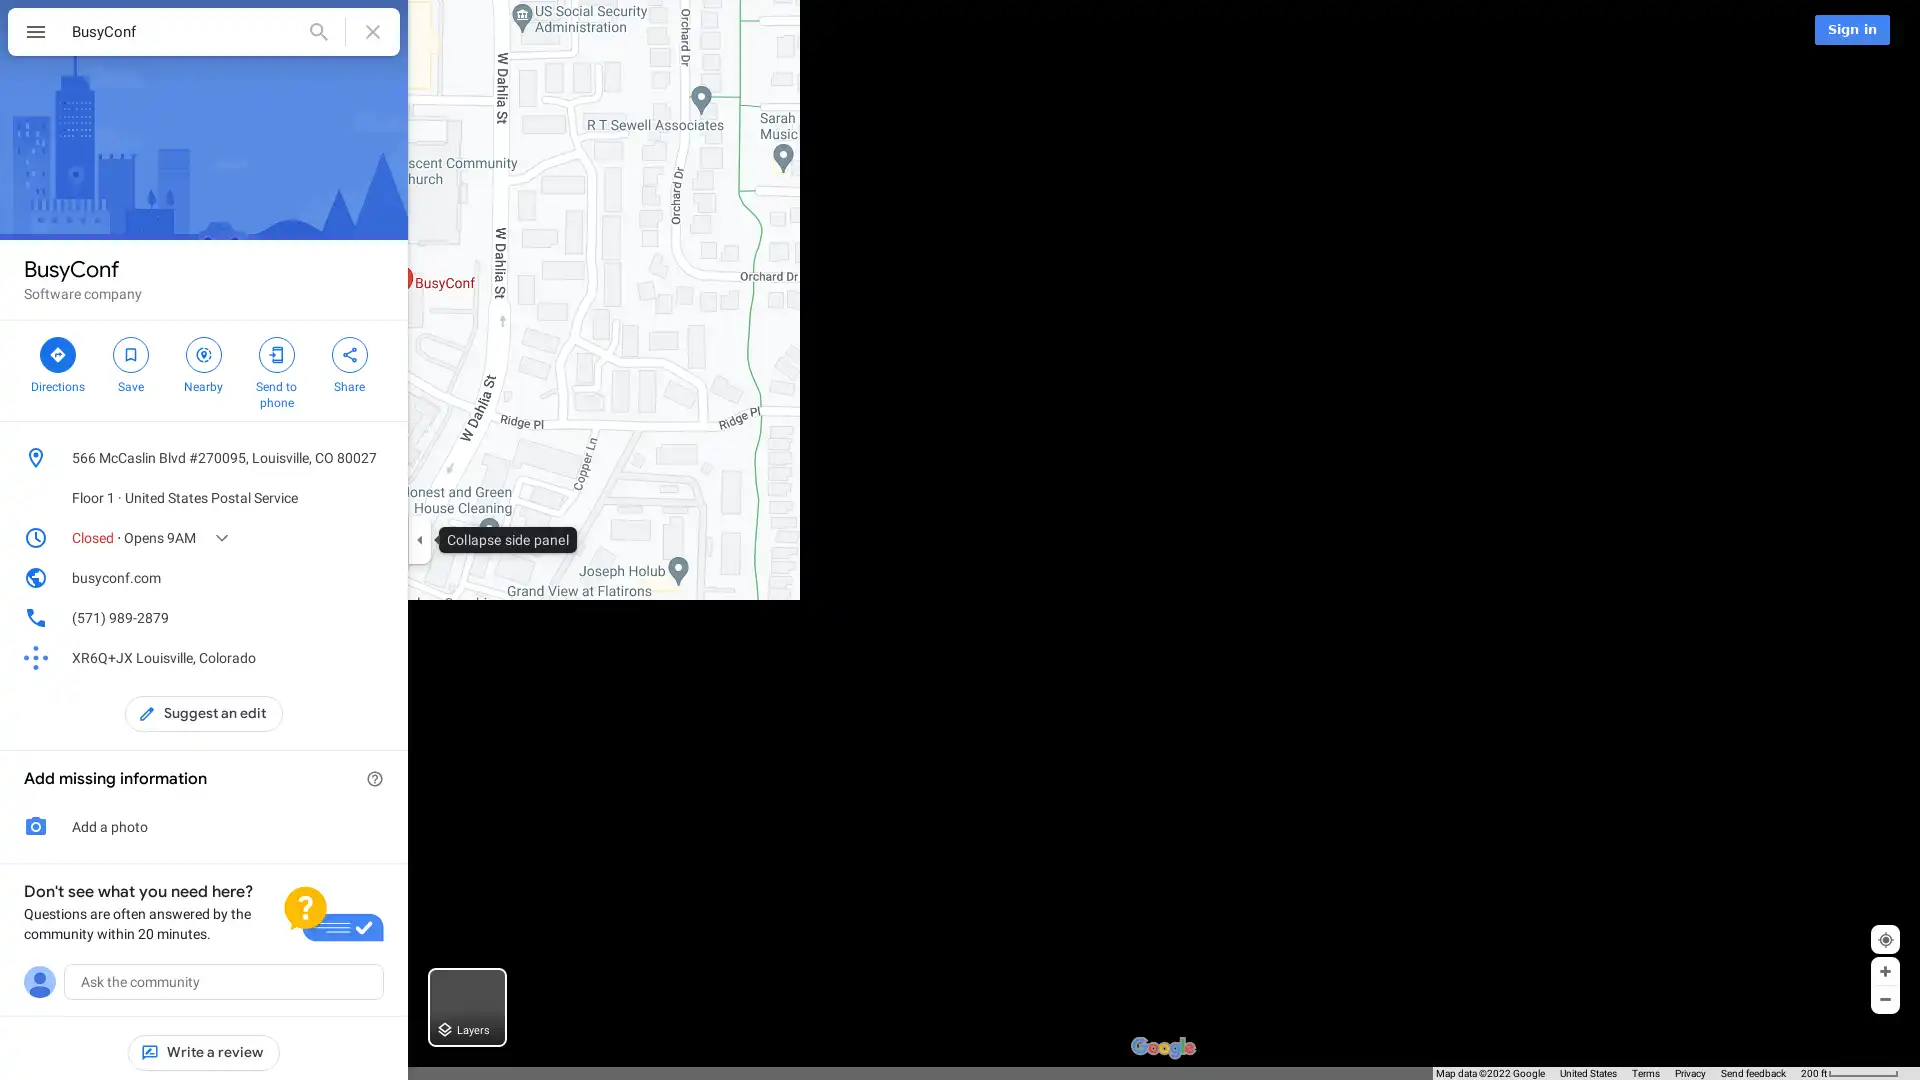 This screenshot has height=1080, width=1920. I want to click on Menu, so click(35, 34).